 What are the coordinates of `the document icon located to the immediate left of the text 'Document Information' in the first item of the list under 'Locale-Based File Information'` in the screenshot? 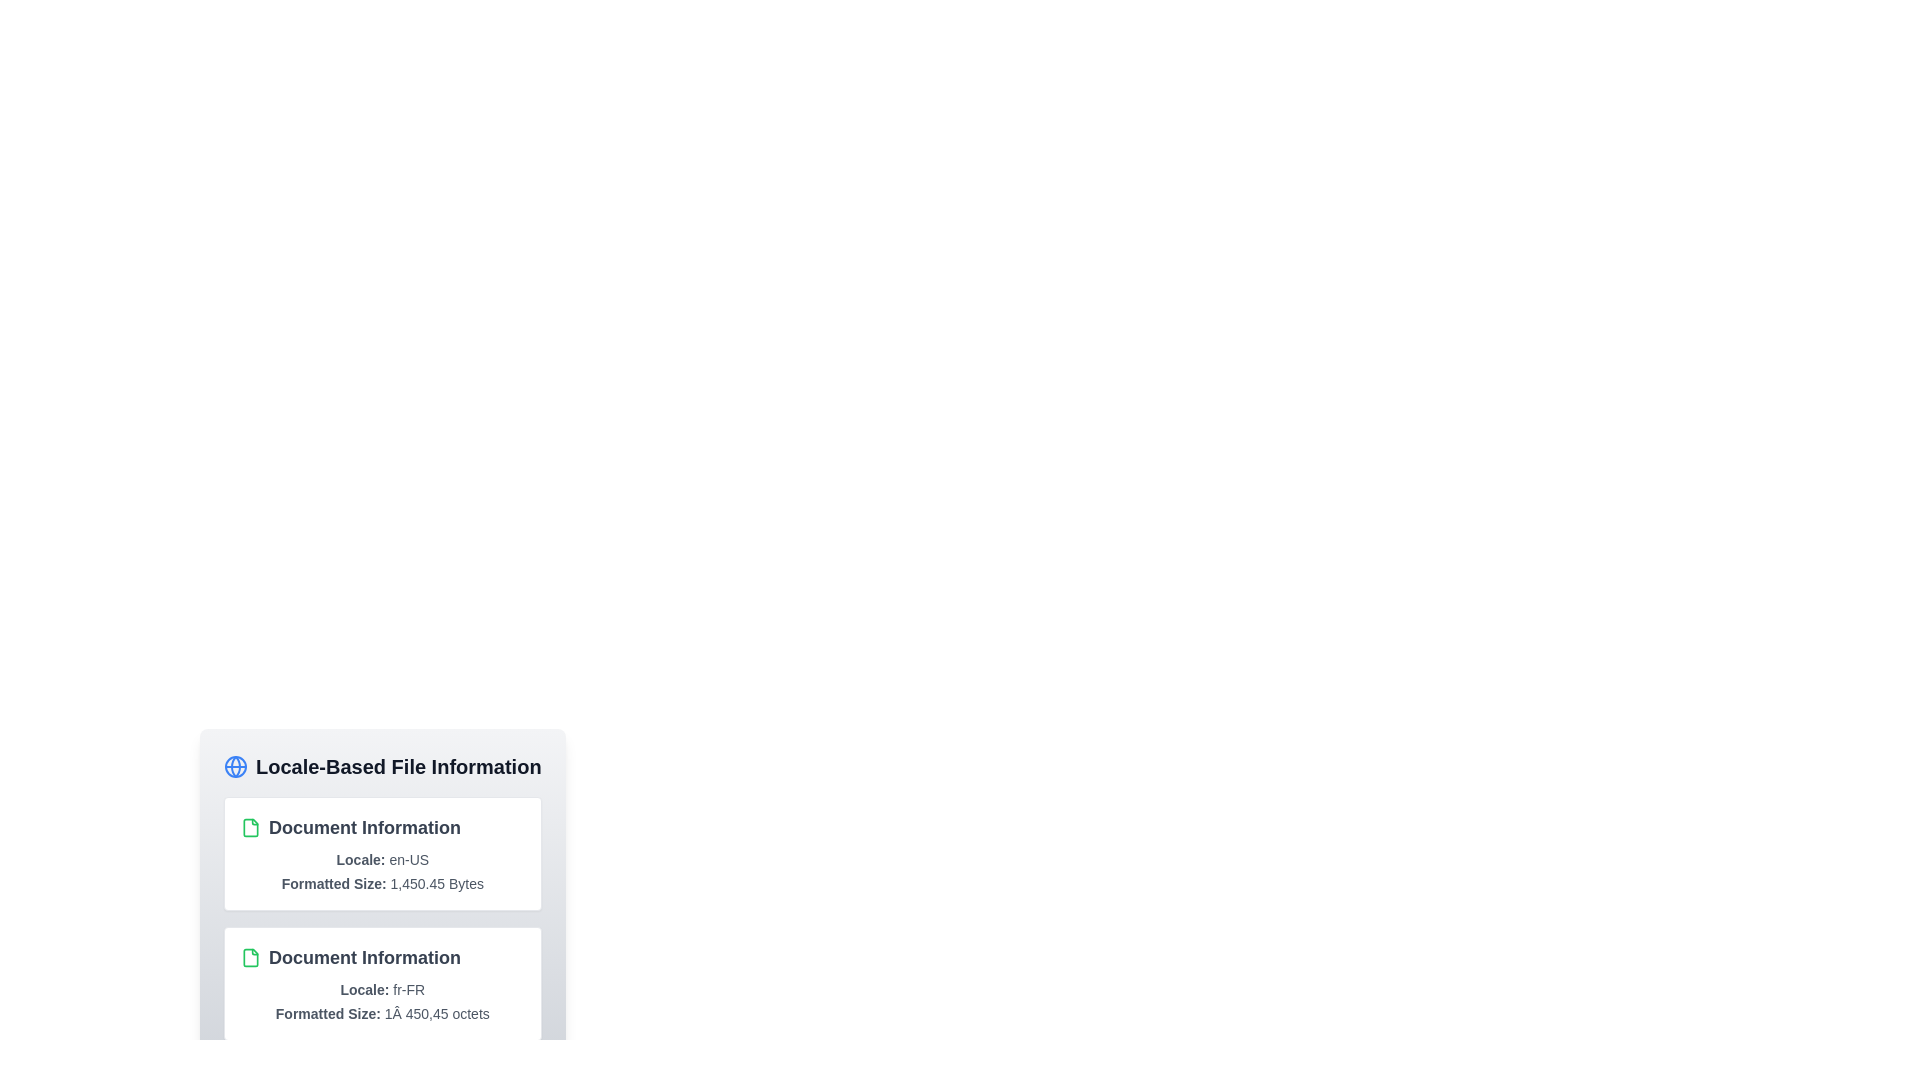 It's located at (249, 828).